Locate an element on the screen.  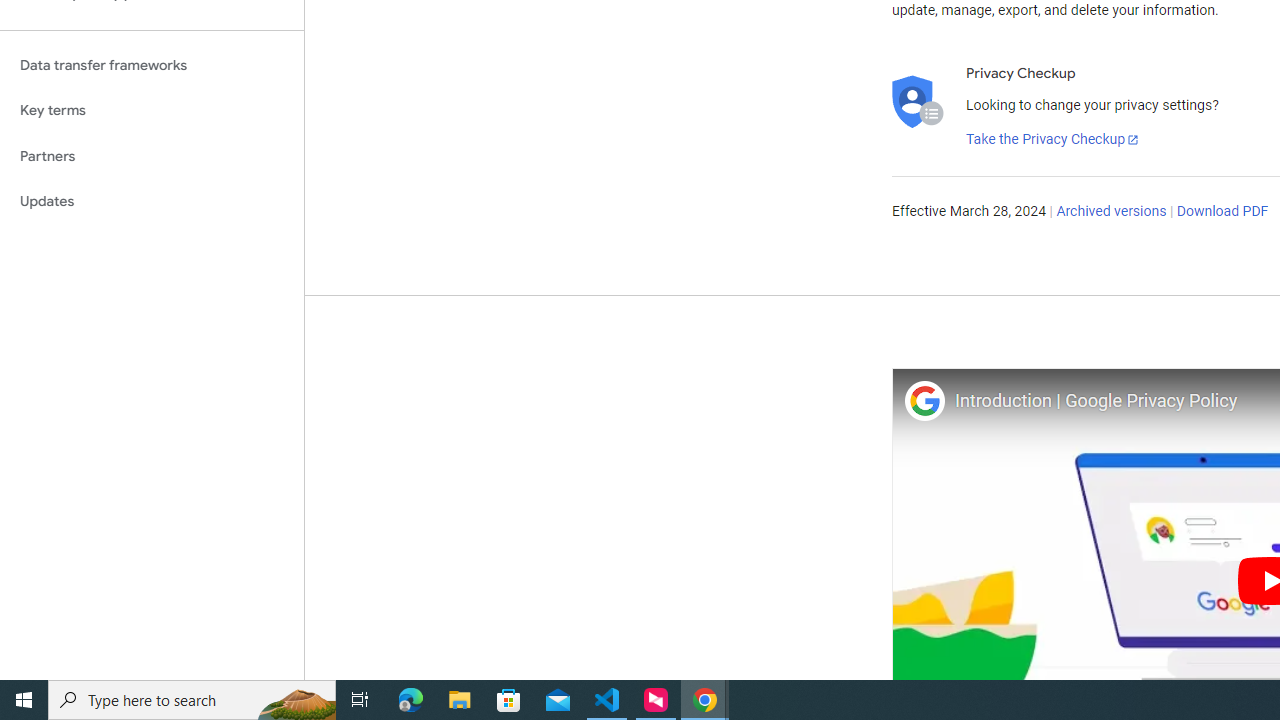
'Download PDF' is located at coordinates (1221, 212).